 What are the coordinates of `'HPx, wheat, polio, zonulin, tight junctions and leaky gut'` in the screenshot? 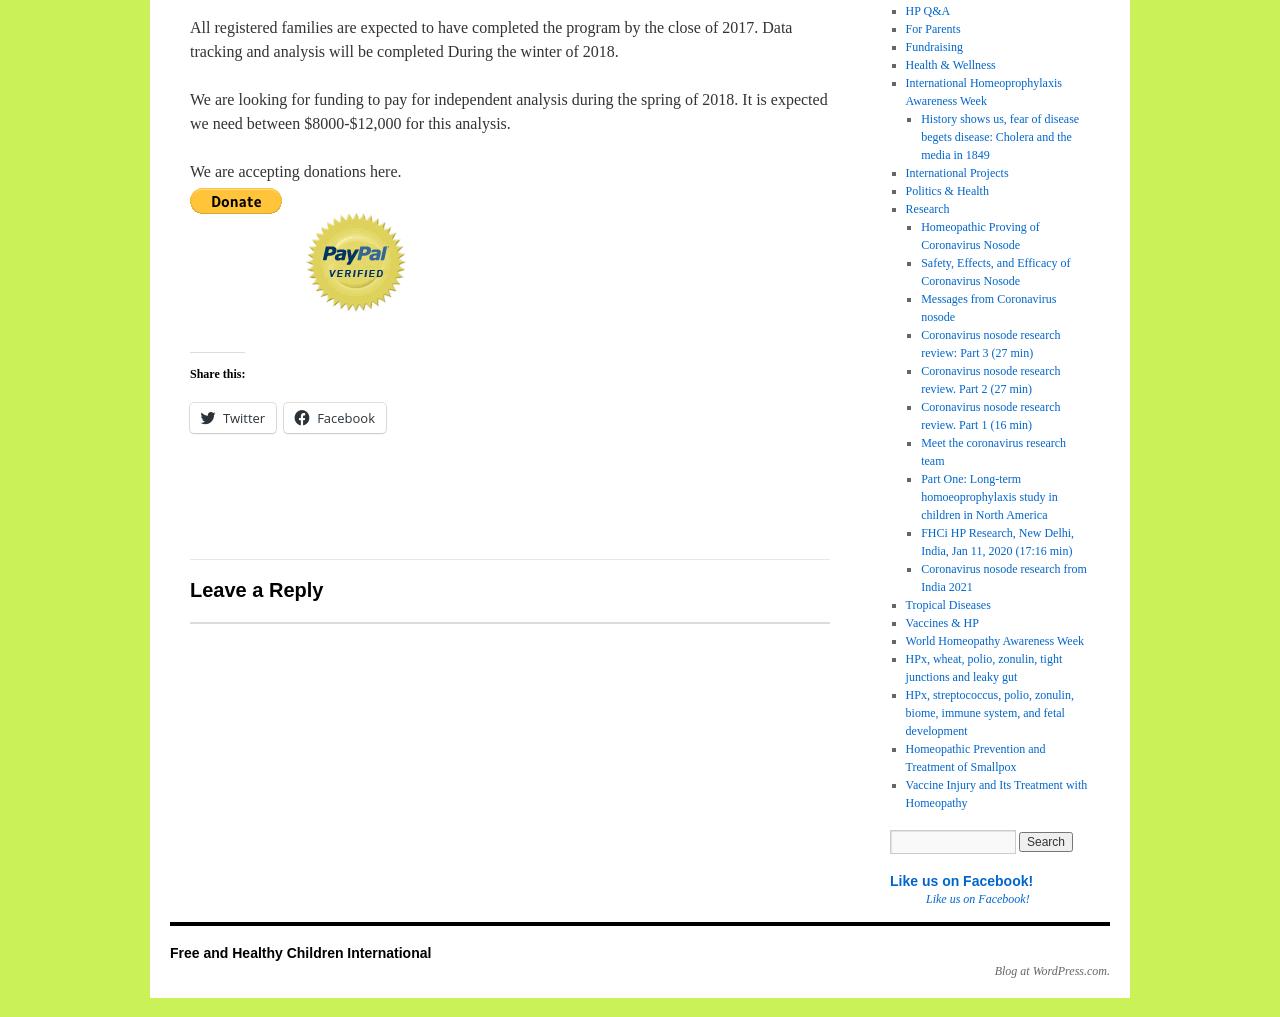 It's located at (983, 667).